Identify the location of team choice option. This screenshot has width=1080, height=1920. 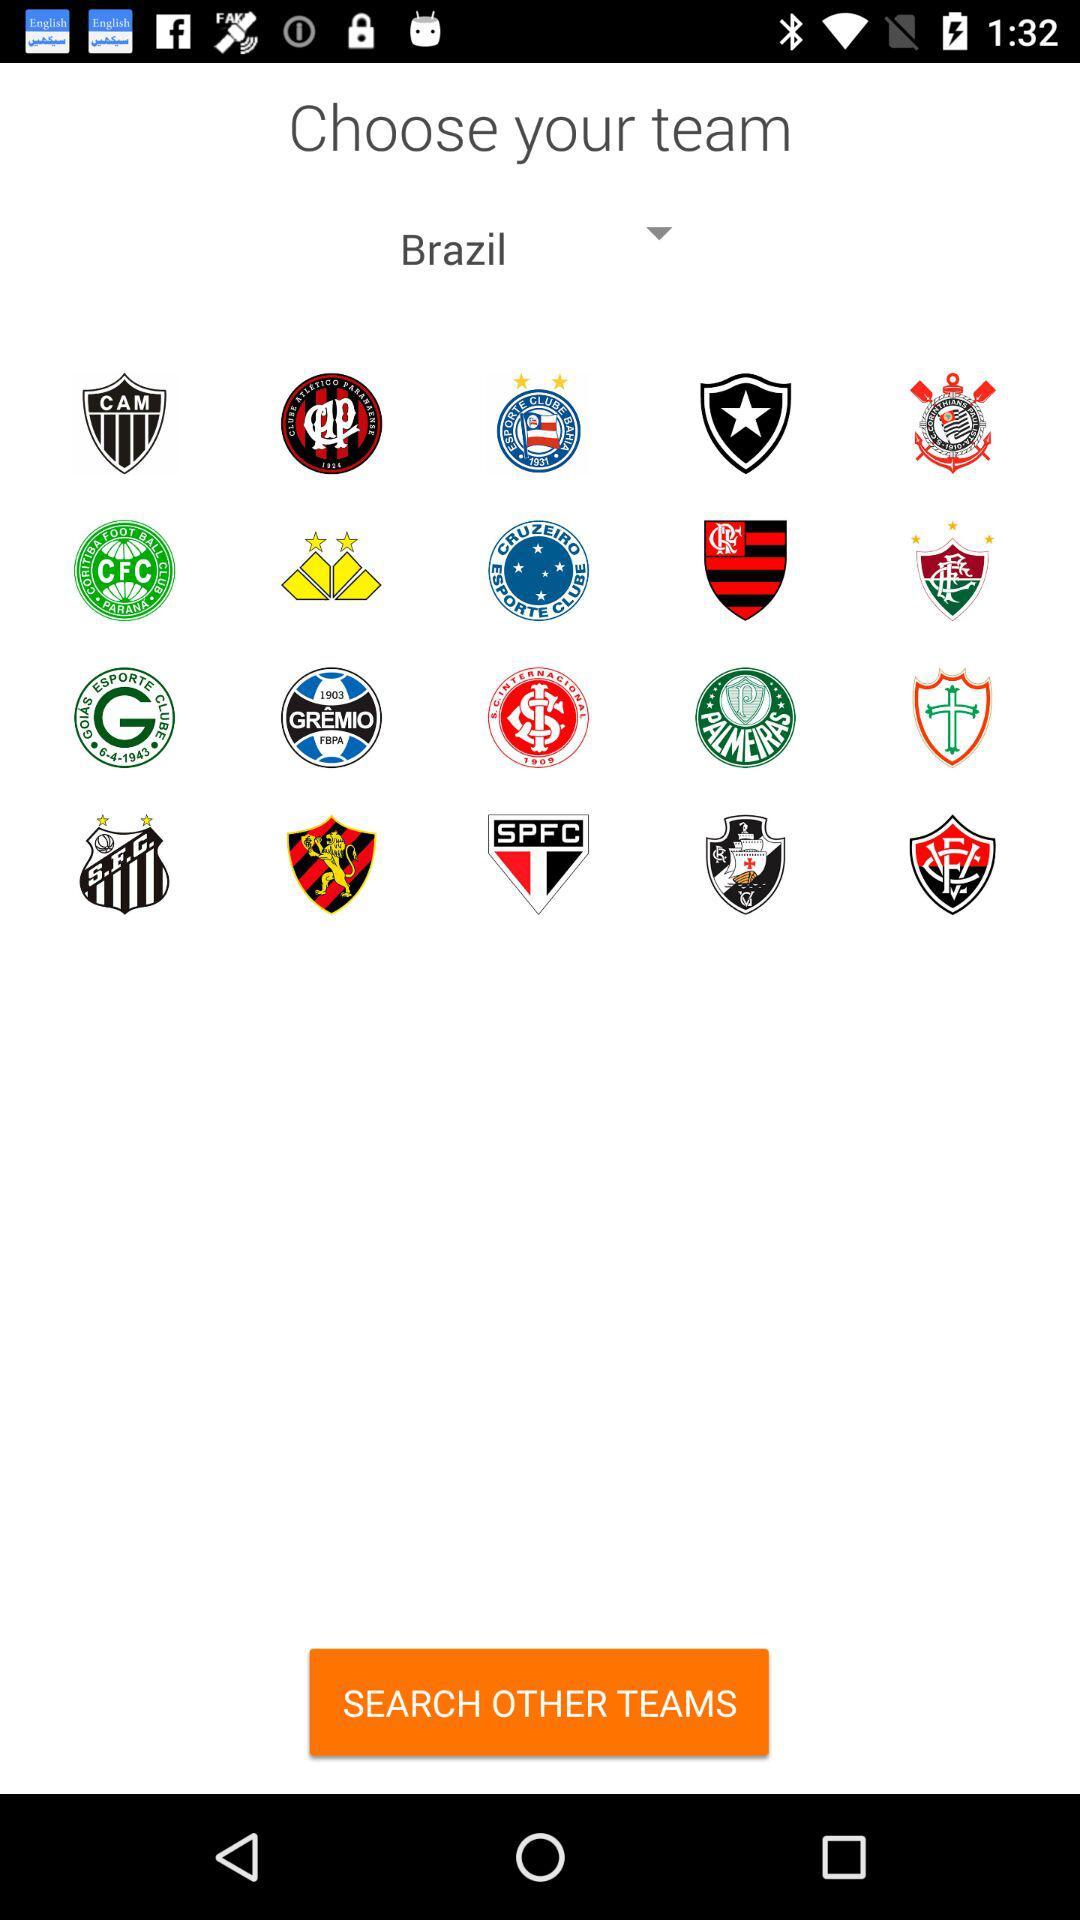
(537, 717).